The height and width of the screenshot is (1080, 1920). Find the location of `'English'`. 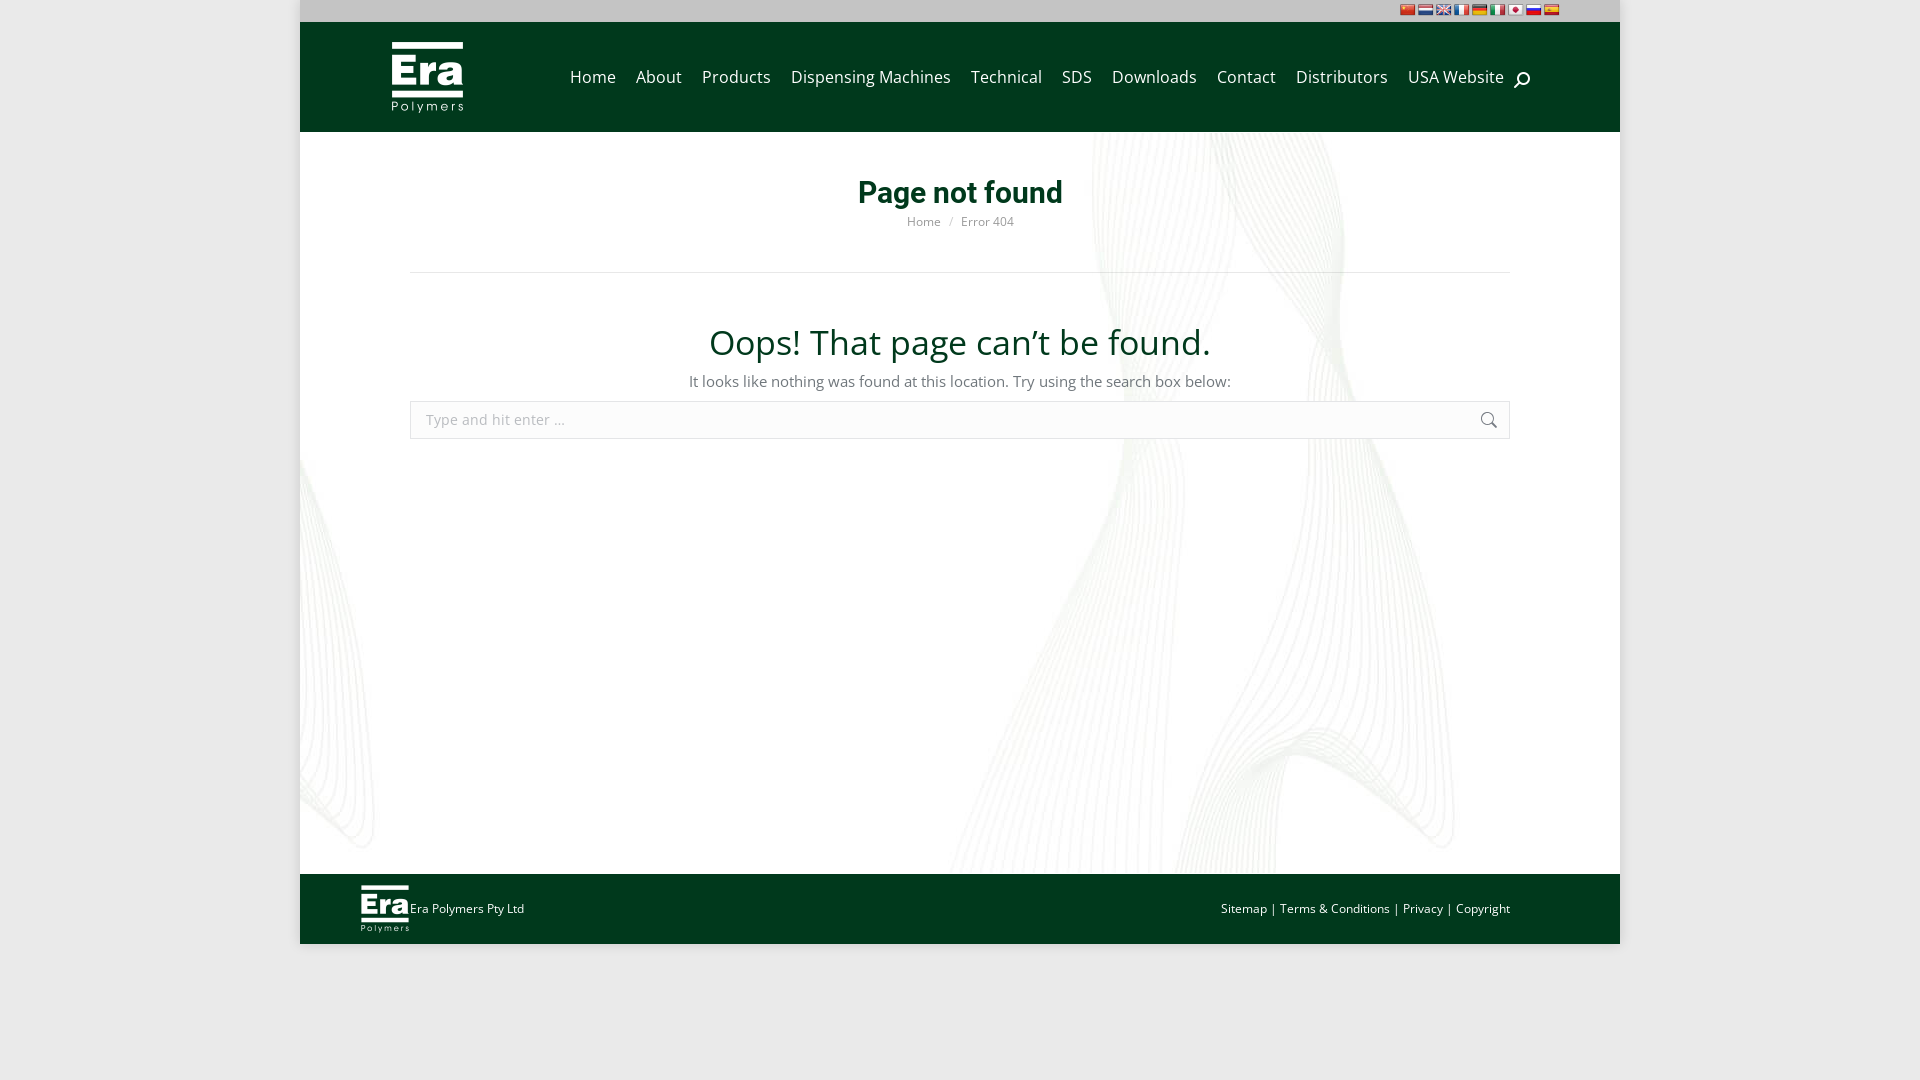

'English' is located at coordinates (1444, 10).